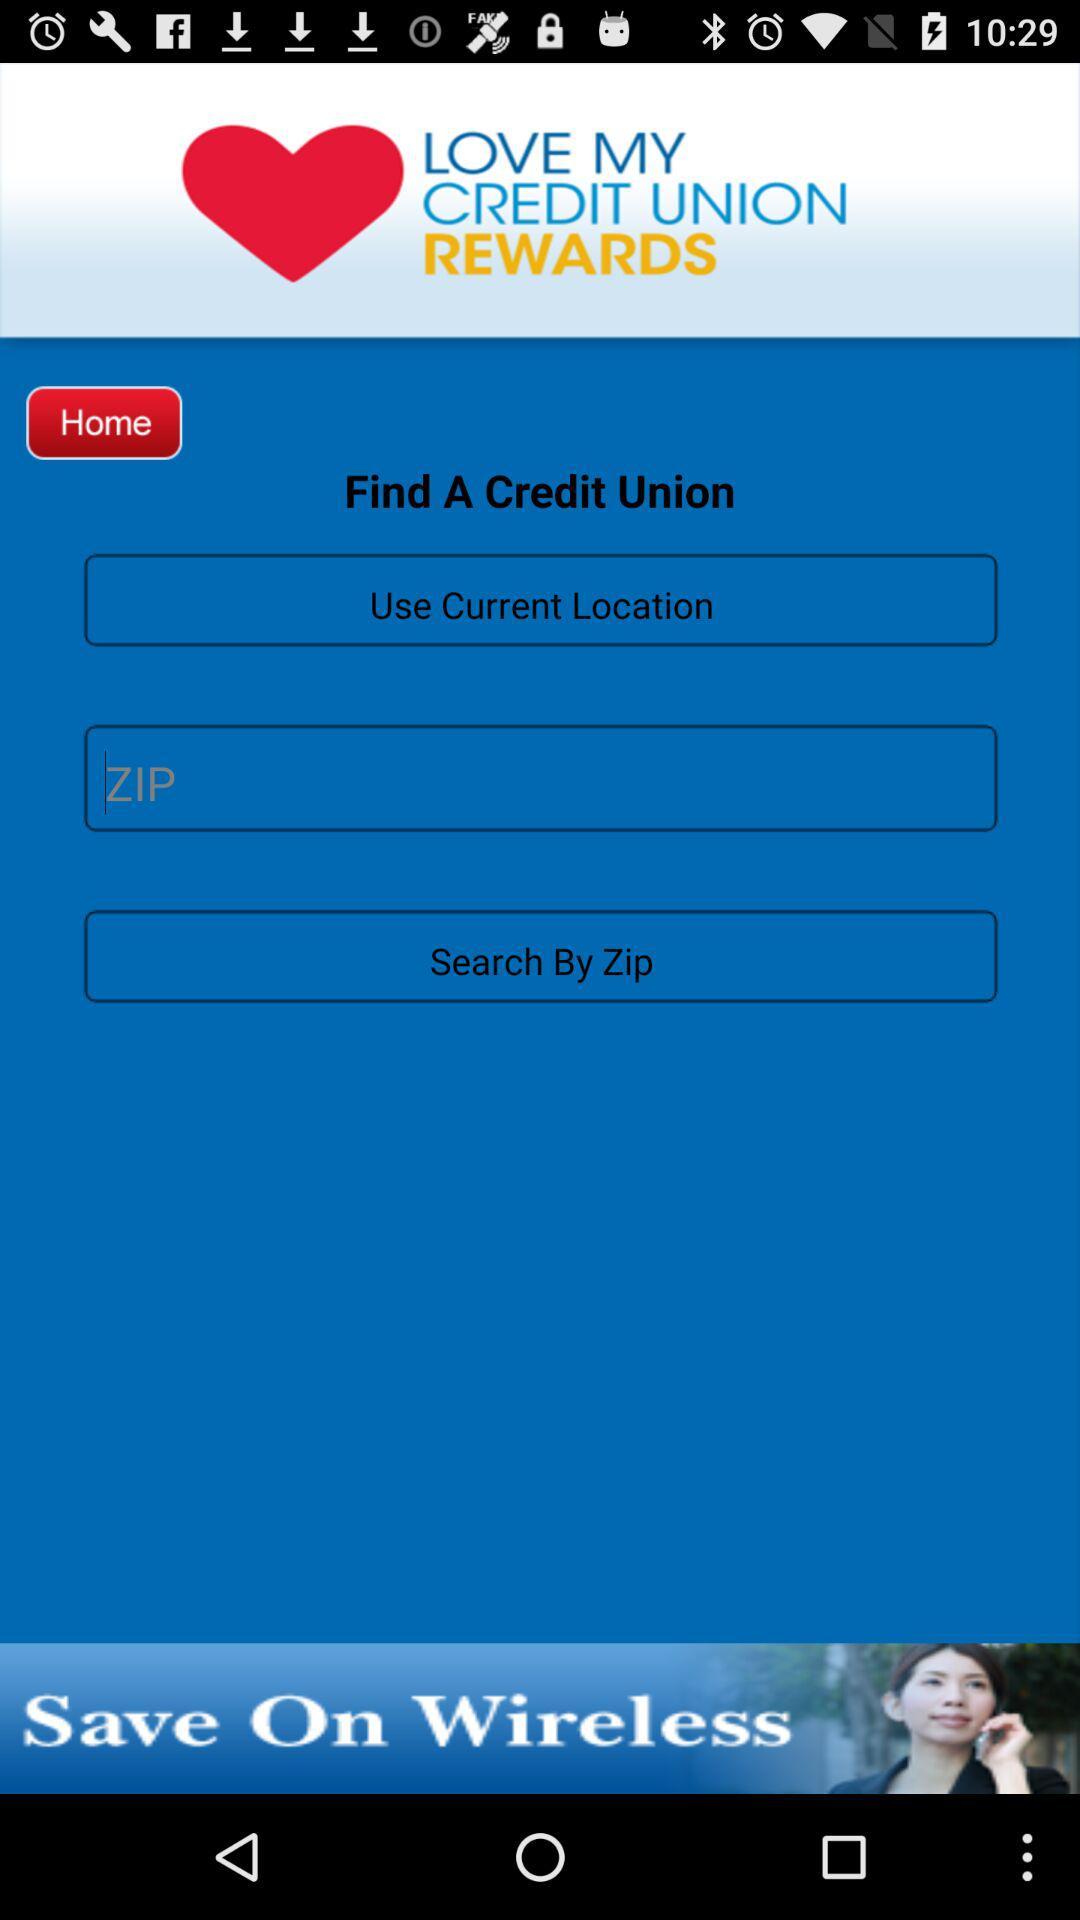 The height and width of the screenshot is (1920, 1080). Describe the element at coordinates (540, 598) in the screenshot. I see `item below find a credit app` at that location.